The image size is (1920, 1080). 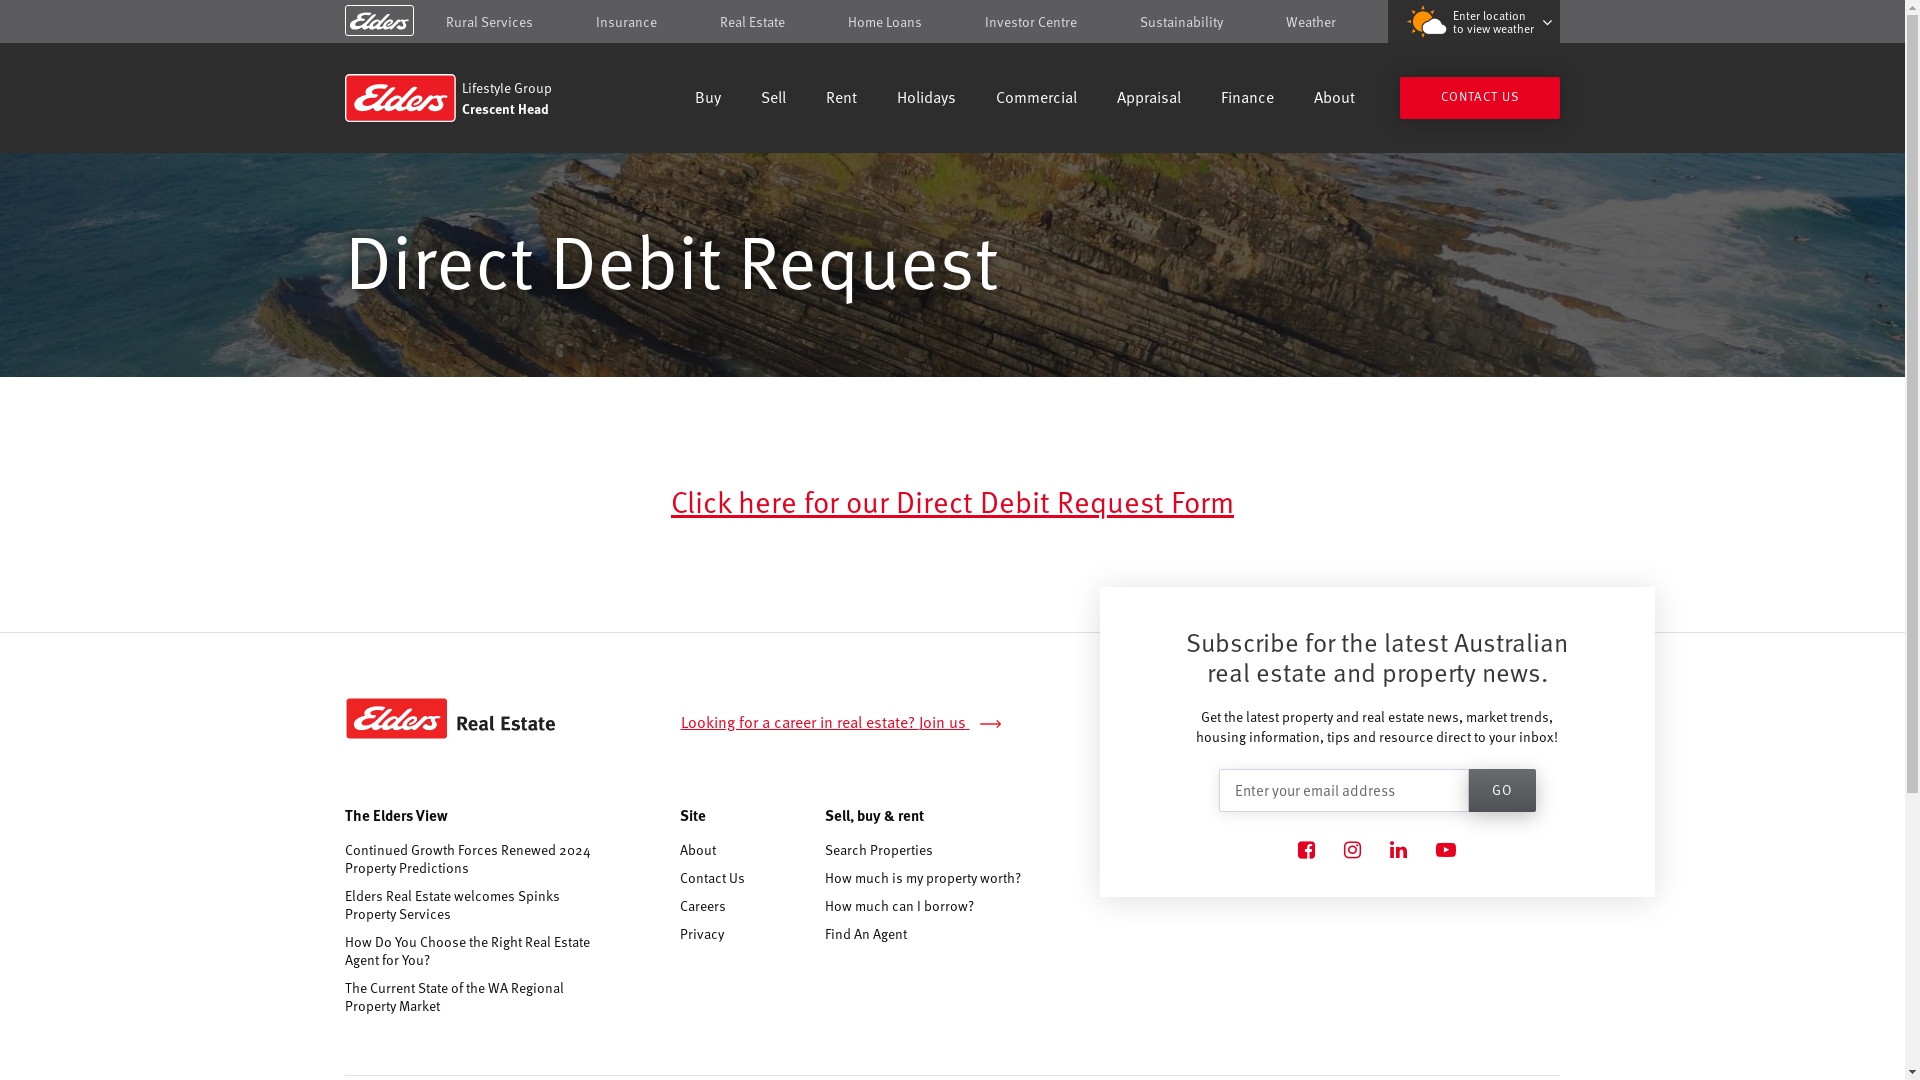 What do you see at coordinates (1036, 99) in the screenshot?
I see `'Commercial'` at bounding box center [1036, 99].